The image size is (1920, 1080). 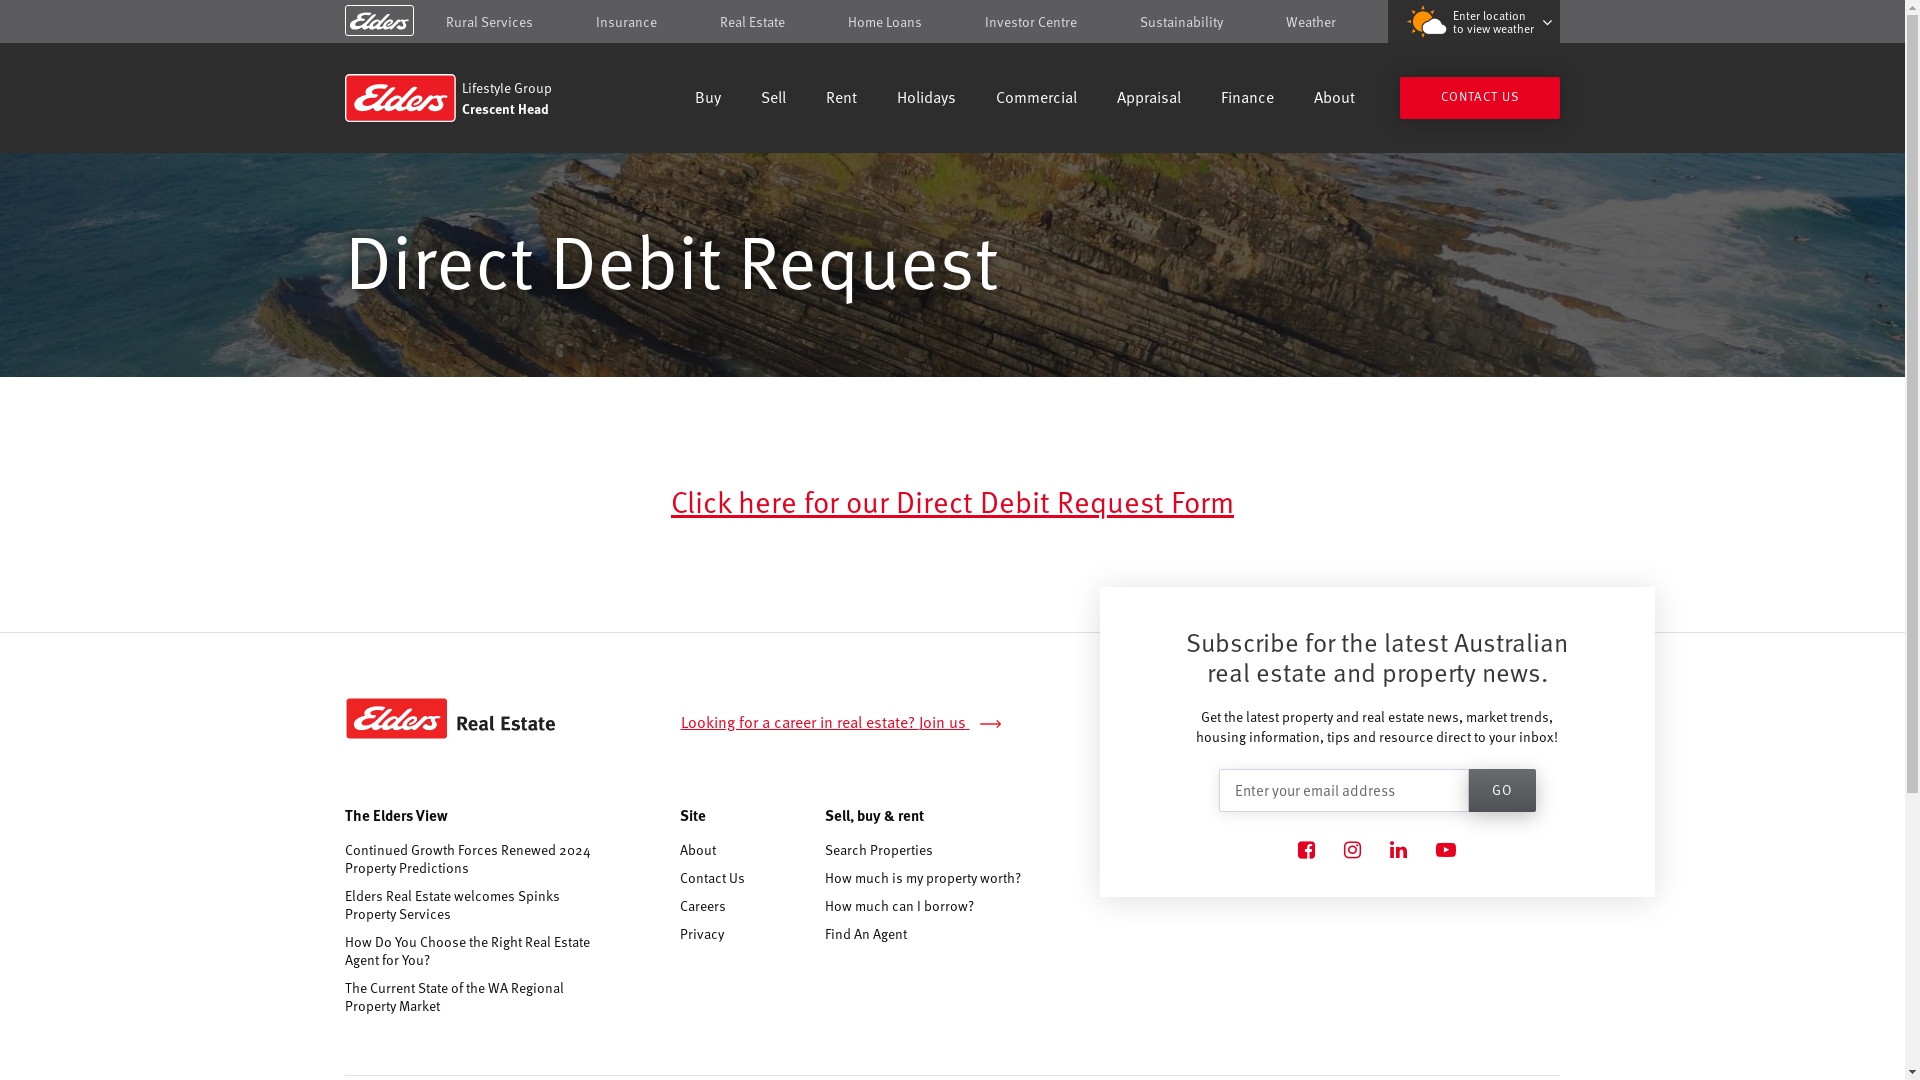 What do you see at coordinates (1036, 99) in the screenshot?
I see `'Commercial'` at bounding box center [1036, 99].